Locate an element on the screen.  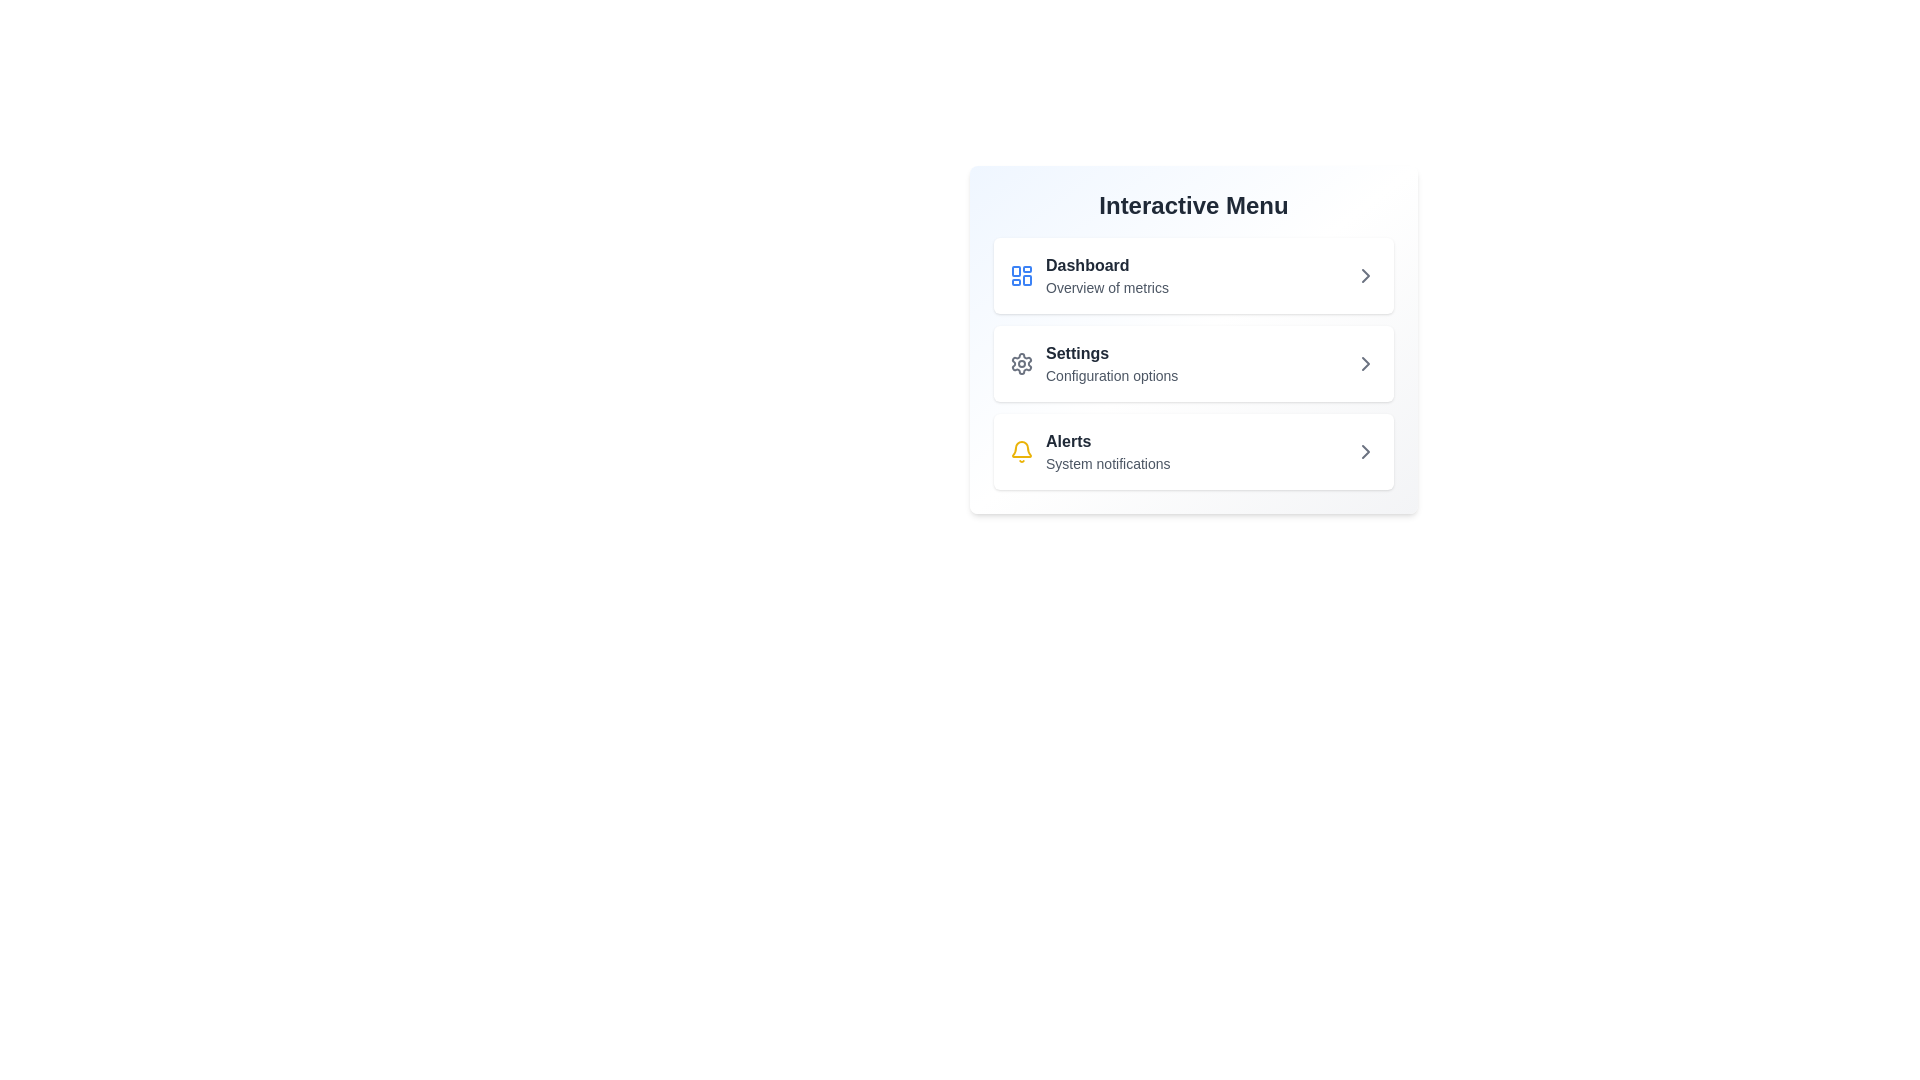
the 'Settings' menu item is located at coordinates (1111, 363).